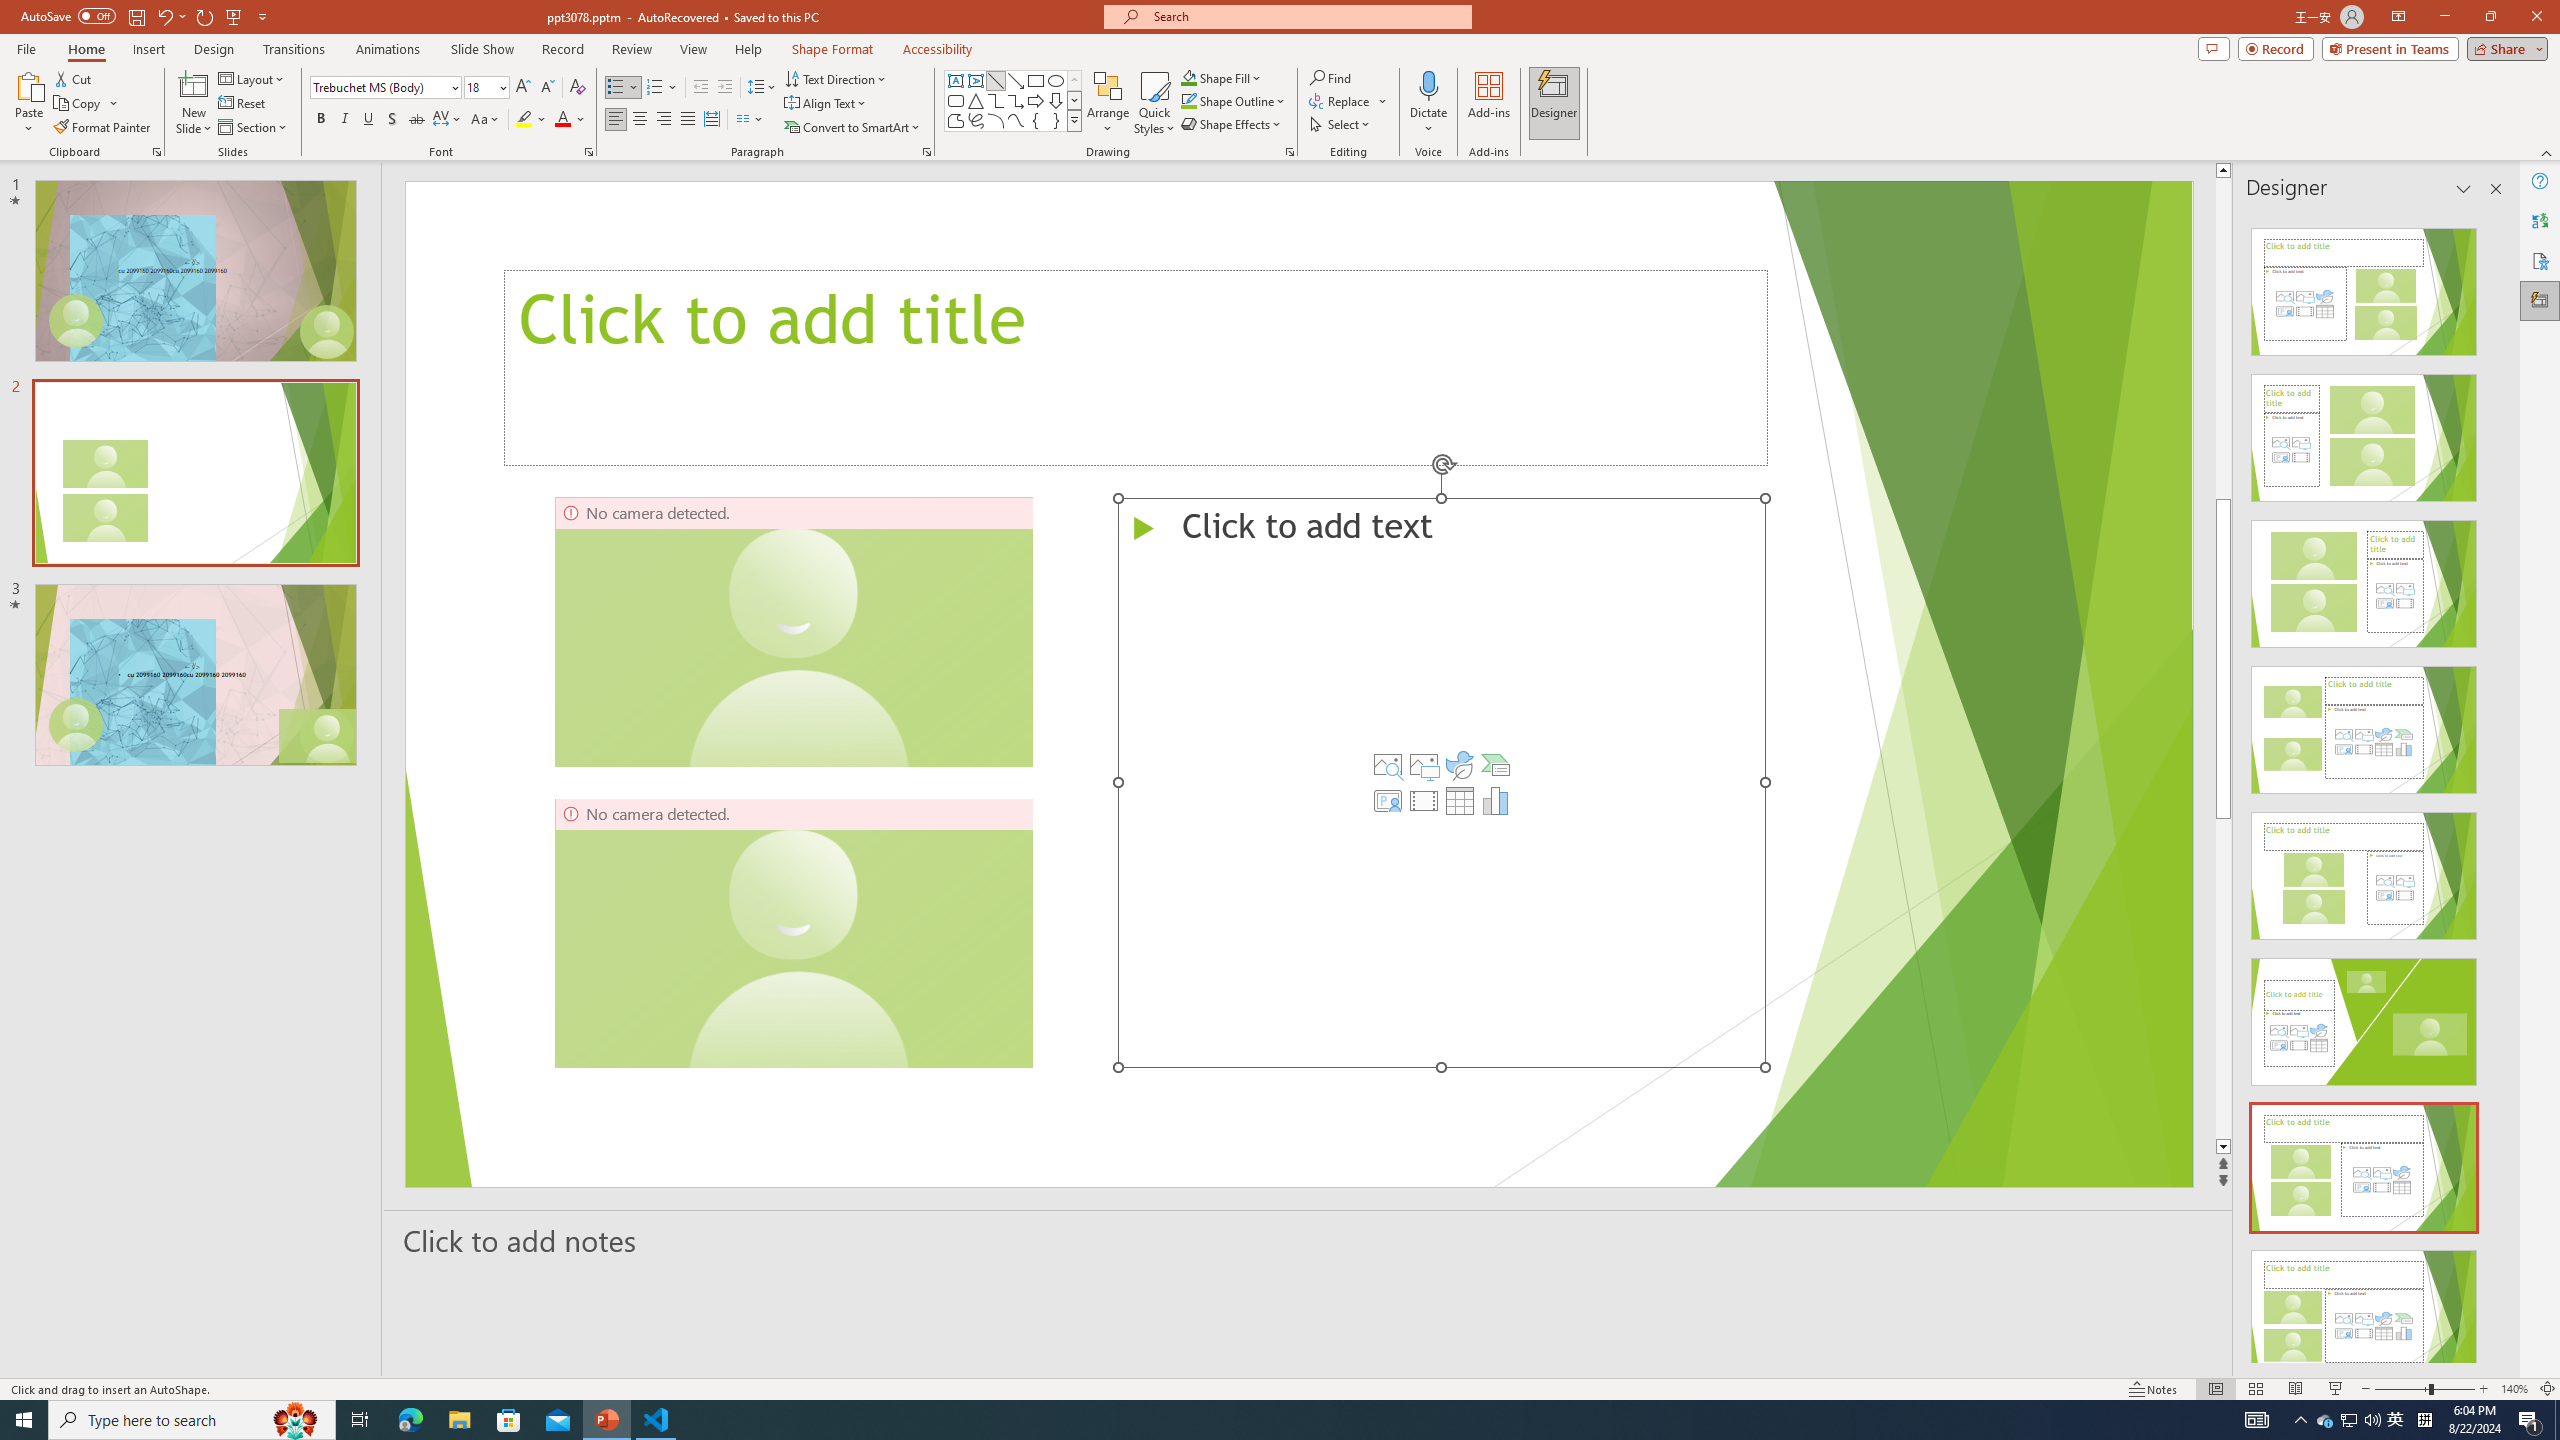 The image size is (2560, 1440). What do you see at coordinates (2494, 786) in the screenshot?
I see `'Class: NetUIScrollBar'` at bounding box center [2494, 786].